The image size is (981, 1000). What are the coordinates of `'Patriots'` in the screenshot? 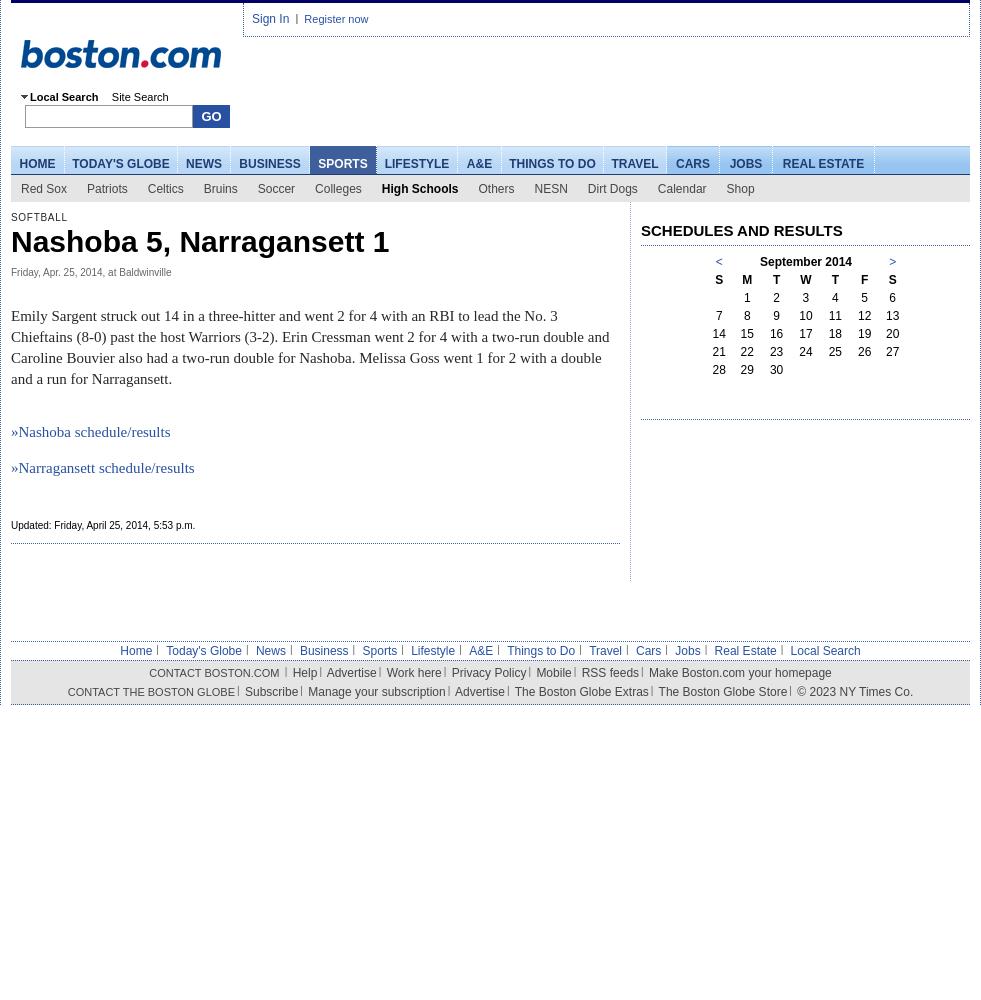 It's located at (86, 188).